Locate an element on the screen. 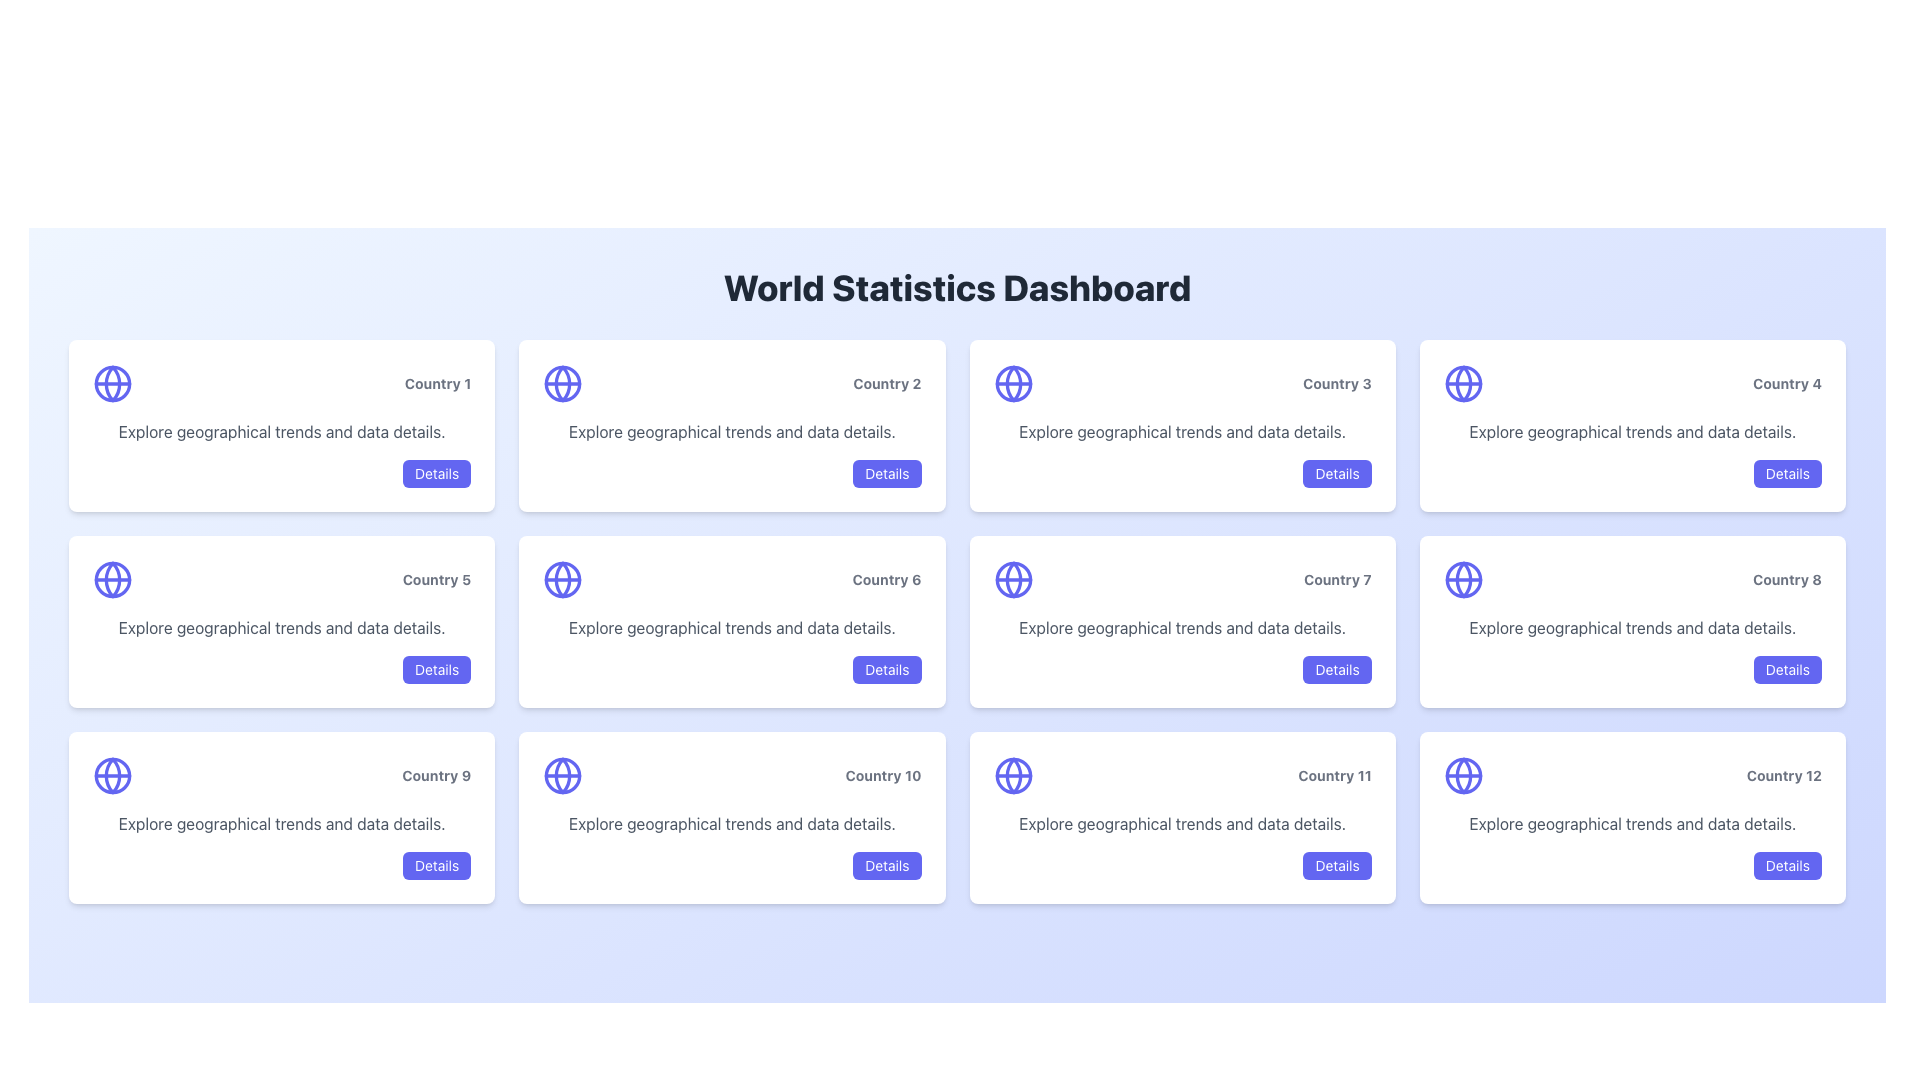  the globe icon inside the card labeled 'Country 11', which is located in the fourth row and second column of a 4x3 grid layout is located at coordinates (1013, 774).